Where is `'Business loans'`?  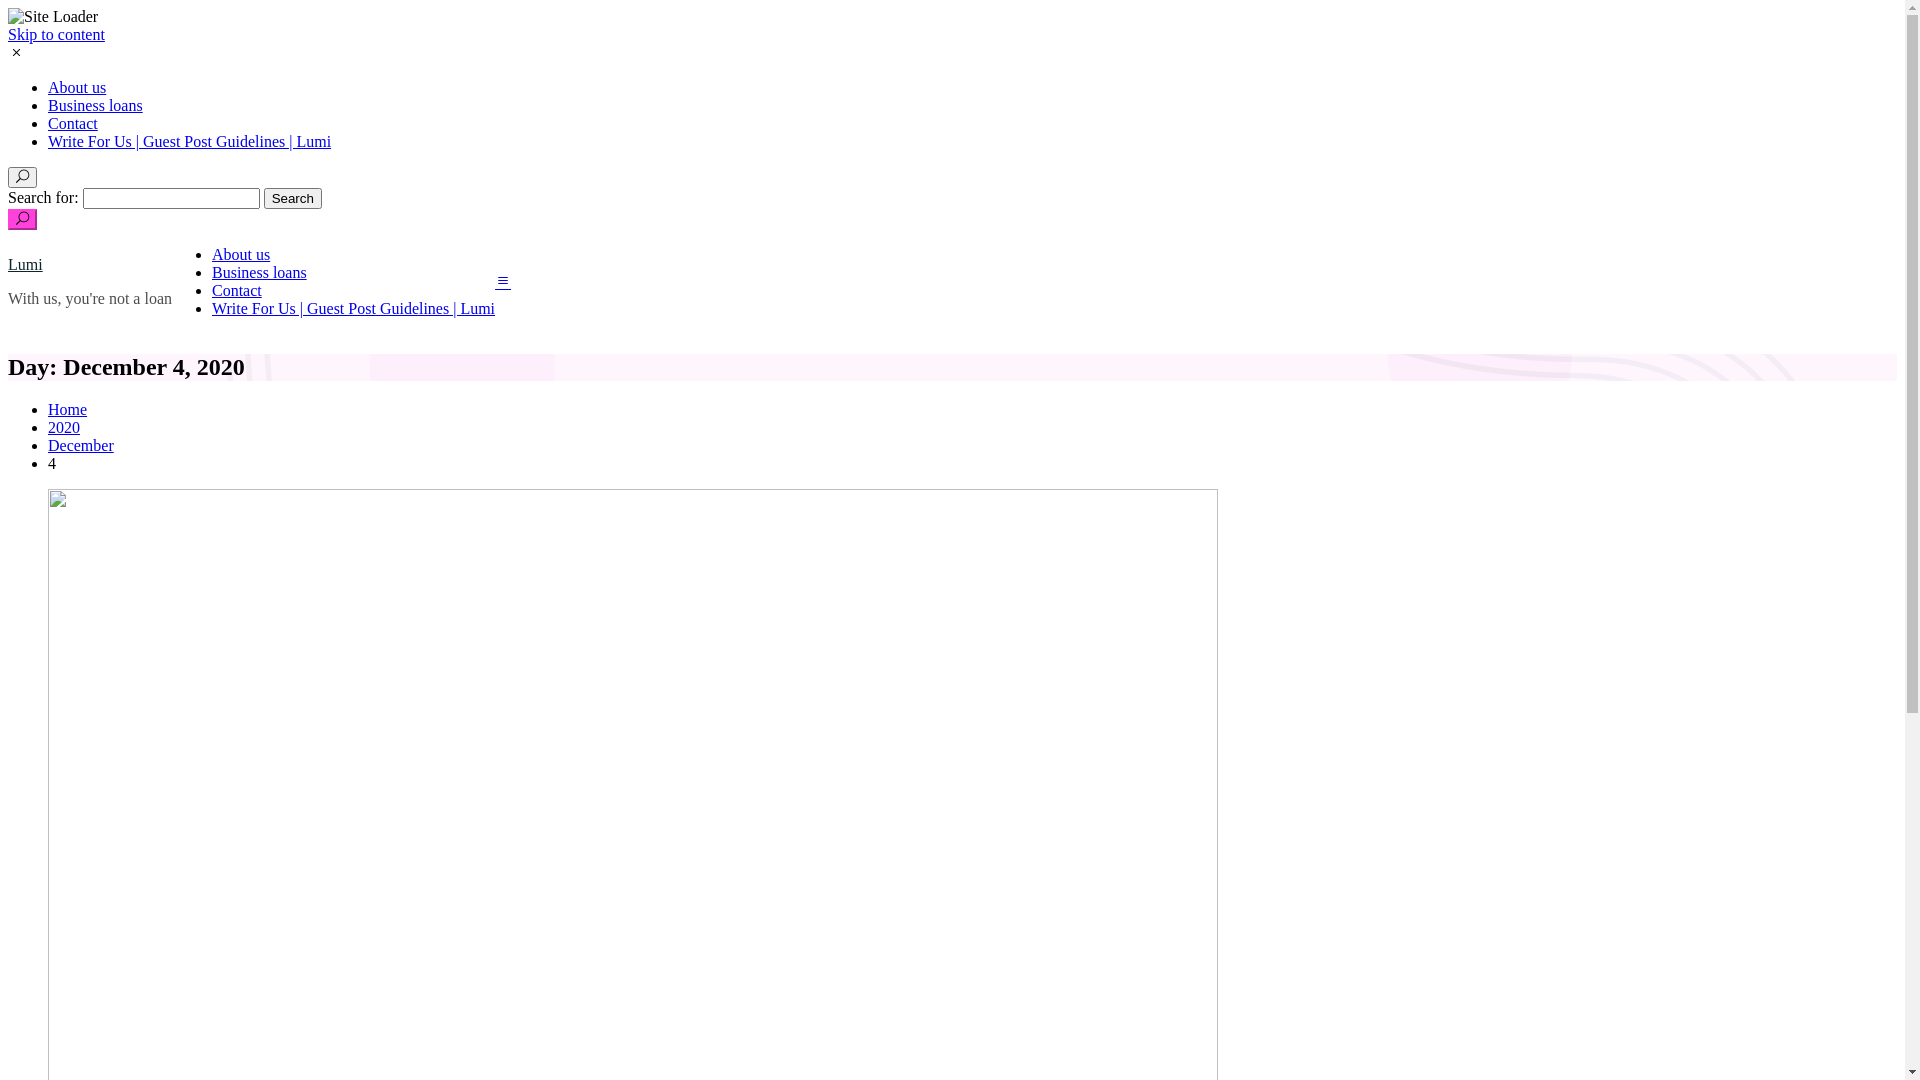
'Business loans' is located at coordinates (94, 105).